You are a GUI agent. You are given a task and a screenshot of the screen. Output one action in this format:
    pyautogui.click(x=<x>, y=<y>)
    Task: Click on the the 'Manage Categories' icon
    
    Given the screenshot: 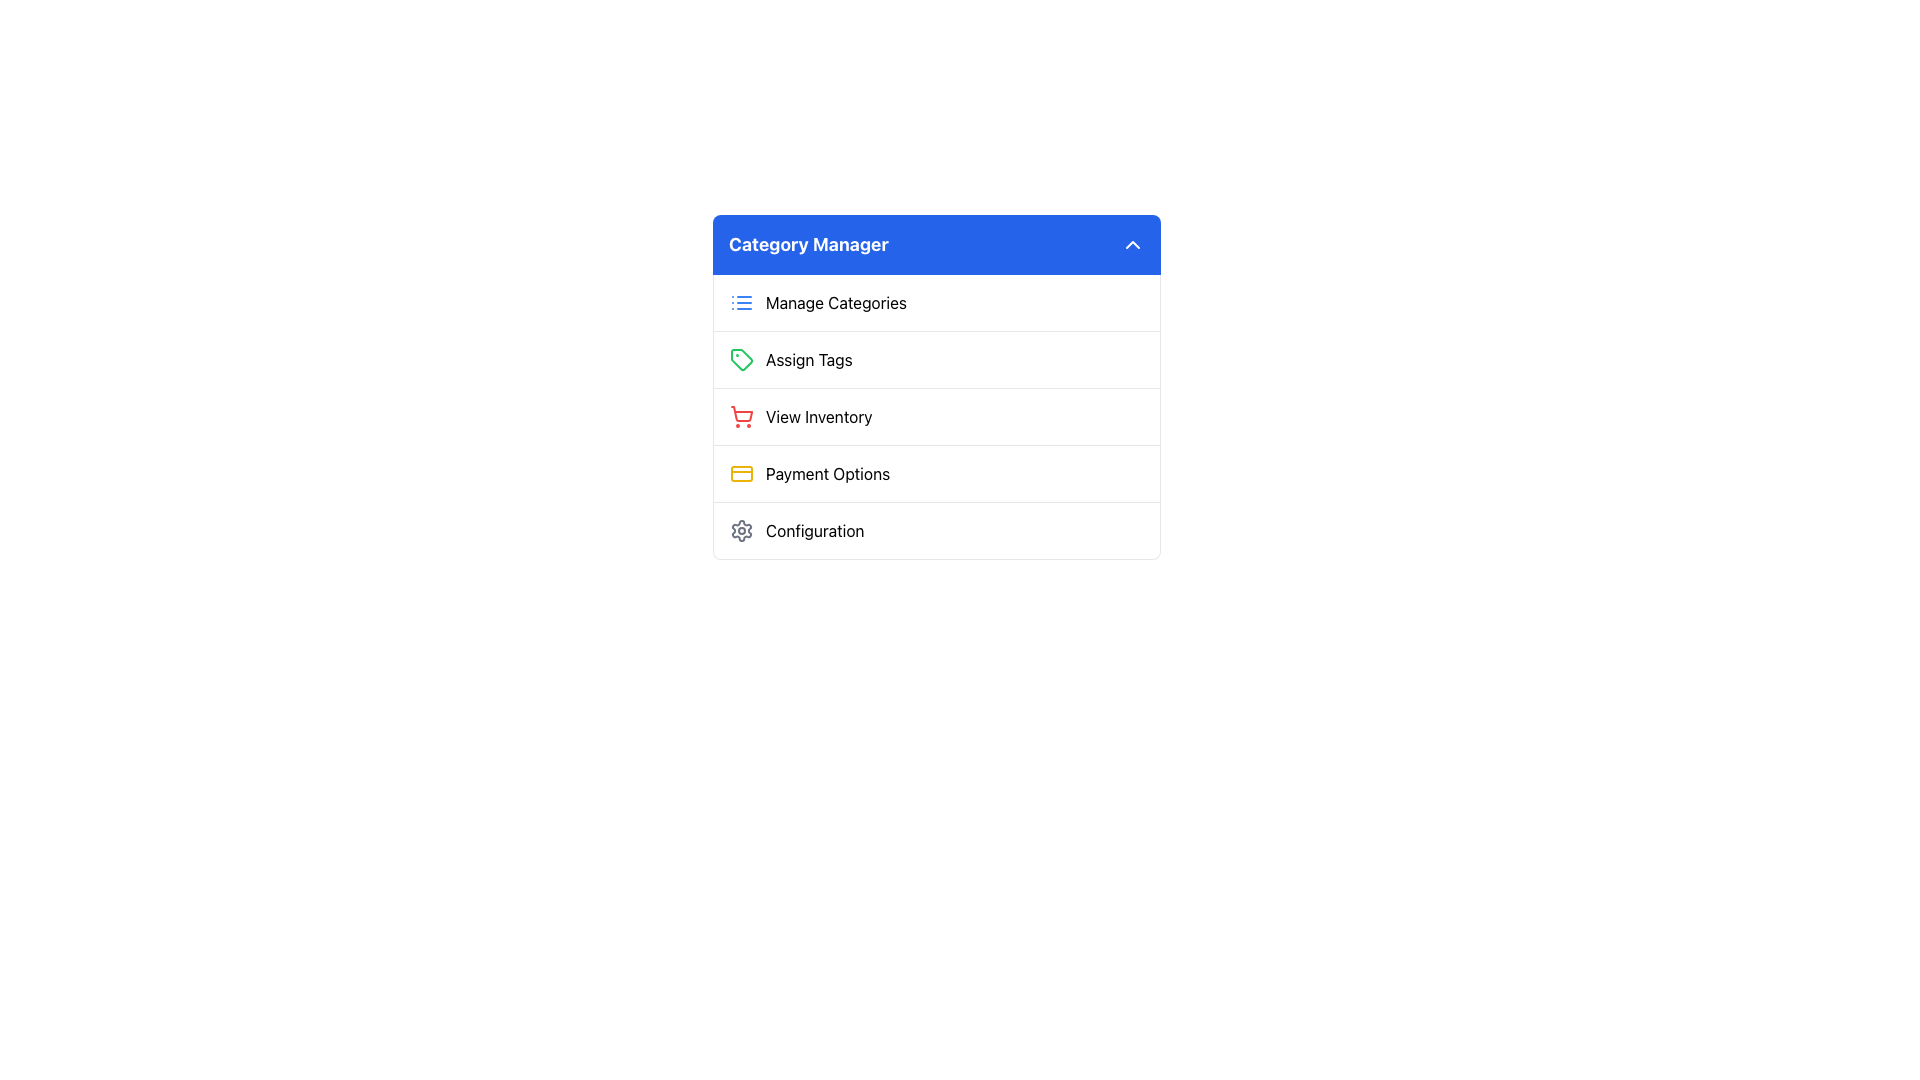 What is the action you would take?
    pyautogui.click(x=741, y=303)
    